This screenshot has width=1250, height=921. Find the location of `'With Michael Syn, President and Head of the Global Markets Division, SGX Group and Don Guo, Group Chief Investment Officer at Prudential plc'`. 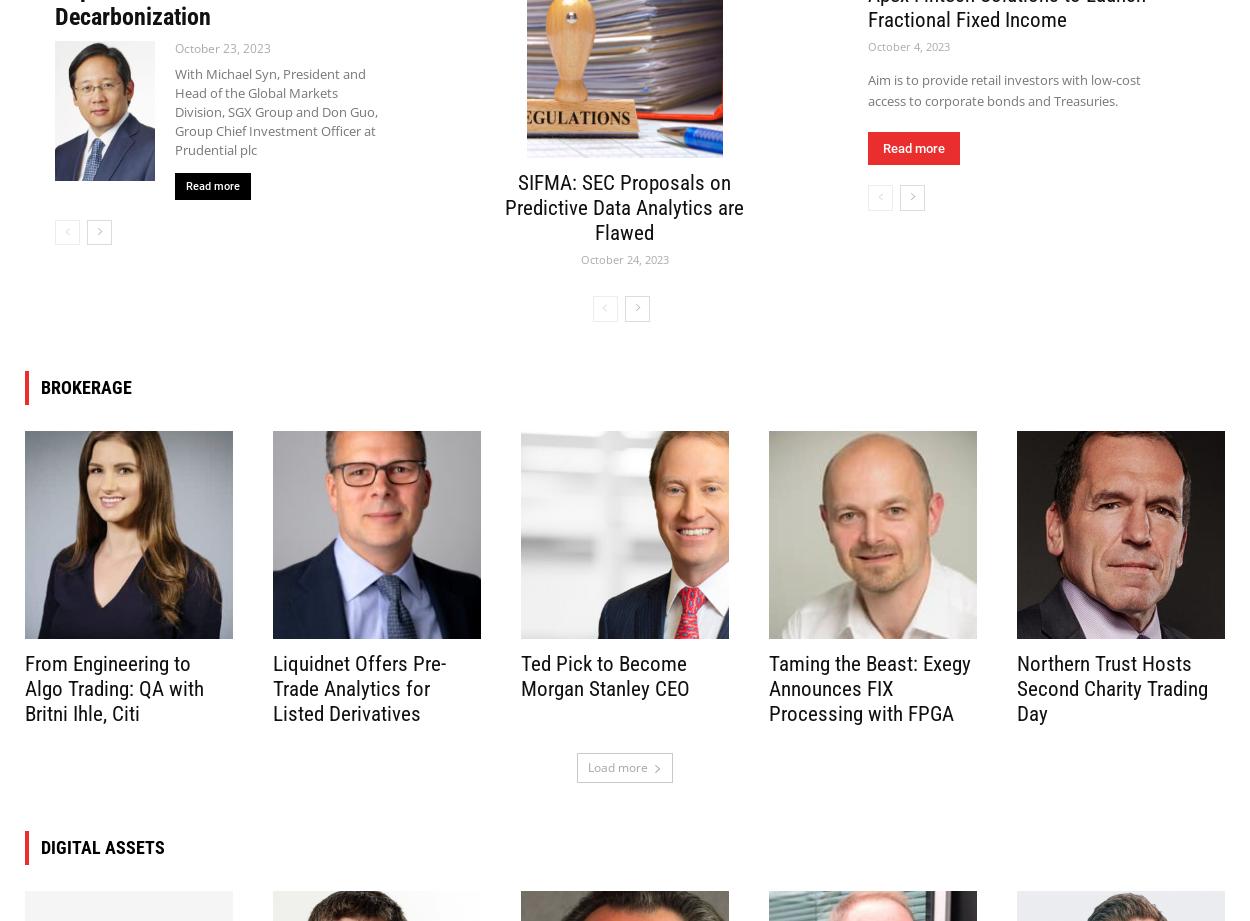

'With Michael Syn, President and Head of the Global Markets Division, SGX Group and Don Guo, Group Chief Investment Officer at Prudential plc' is located at coordinates (276, 110).